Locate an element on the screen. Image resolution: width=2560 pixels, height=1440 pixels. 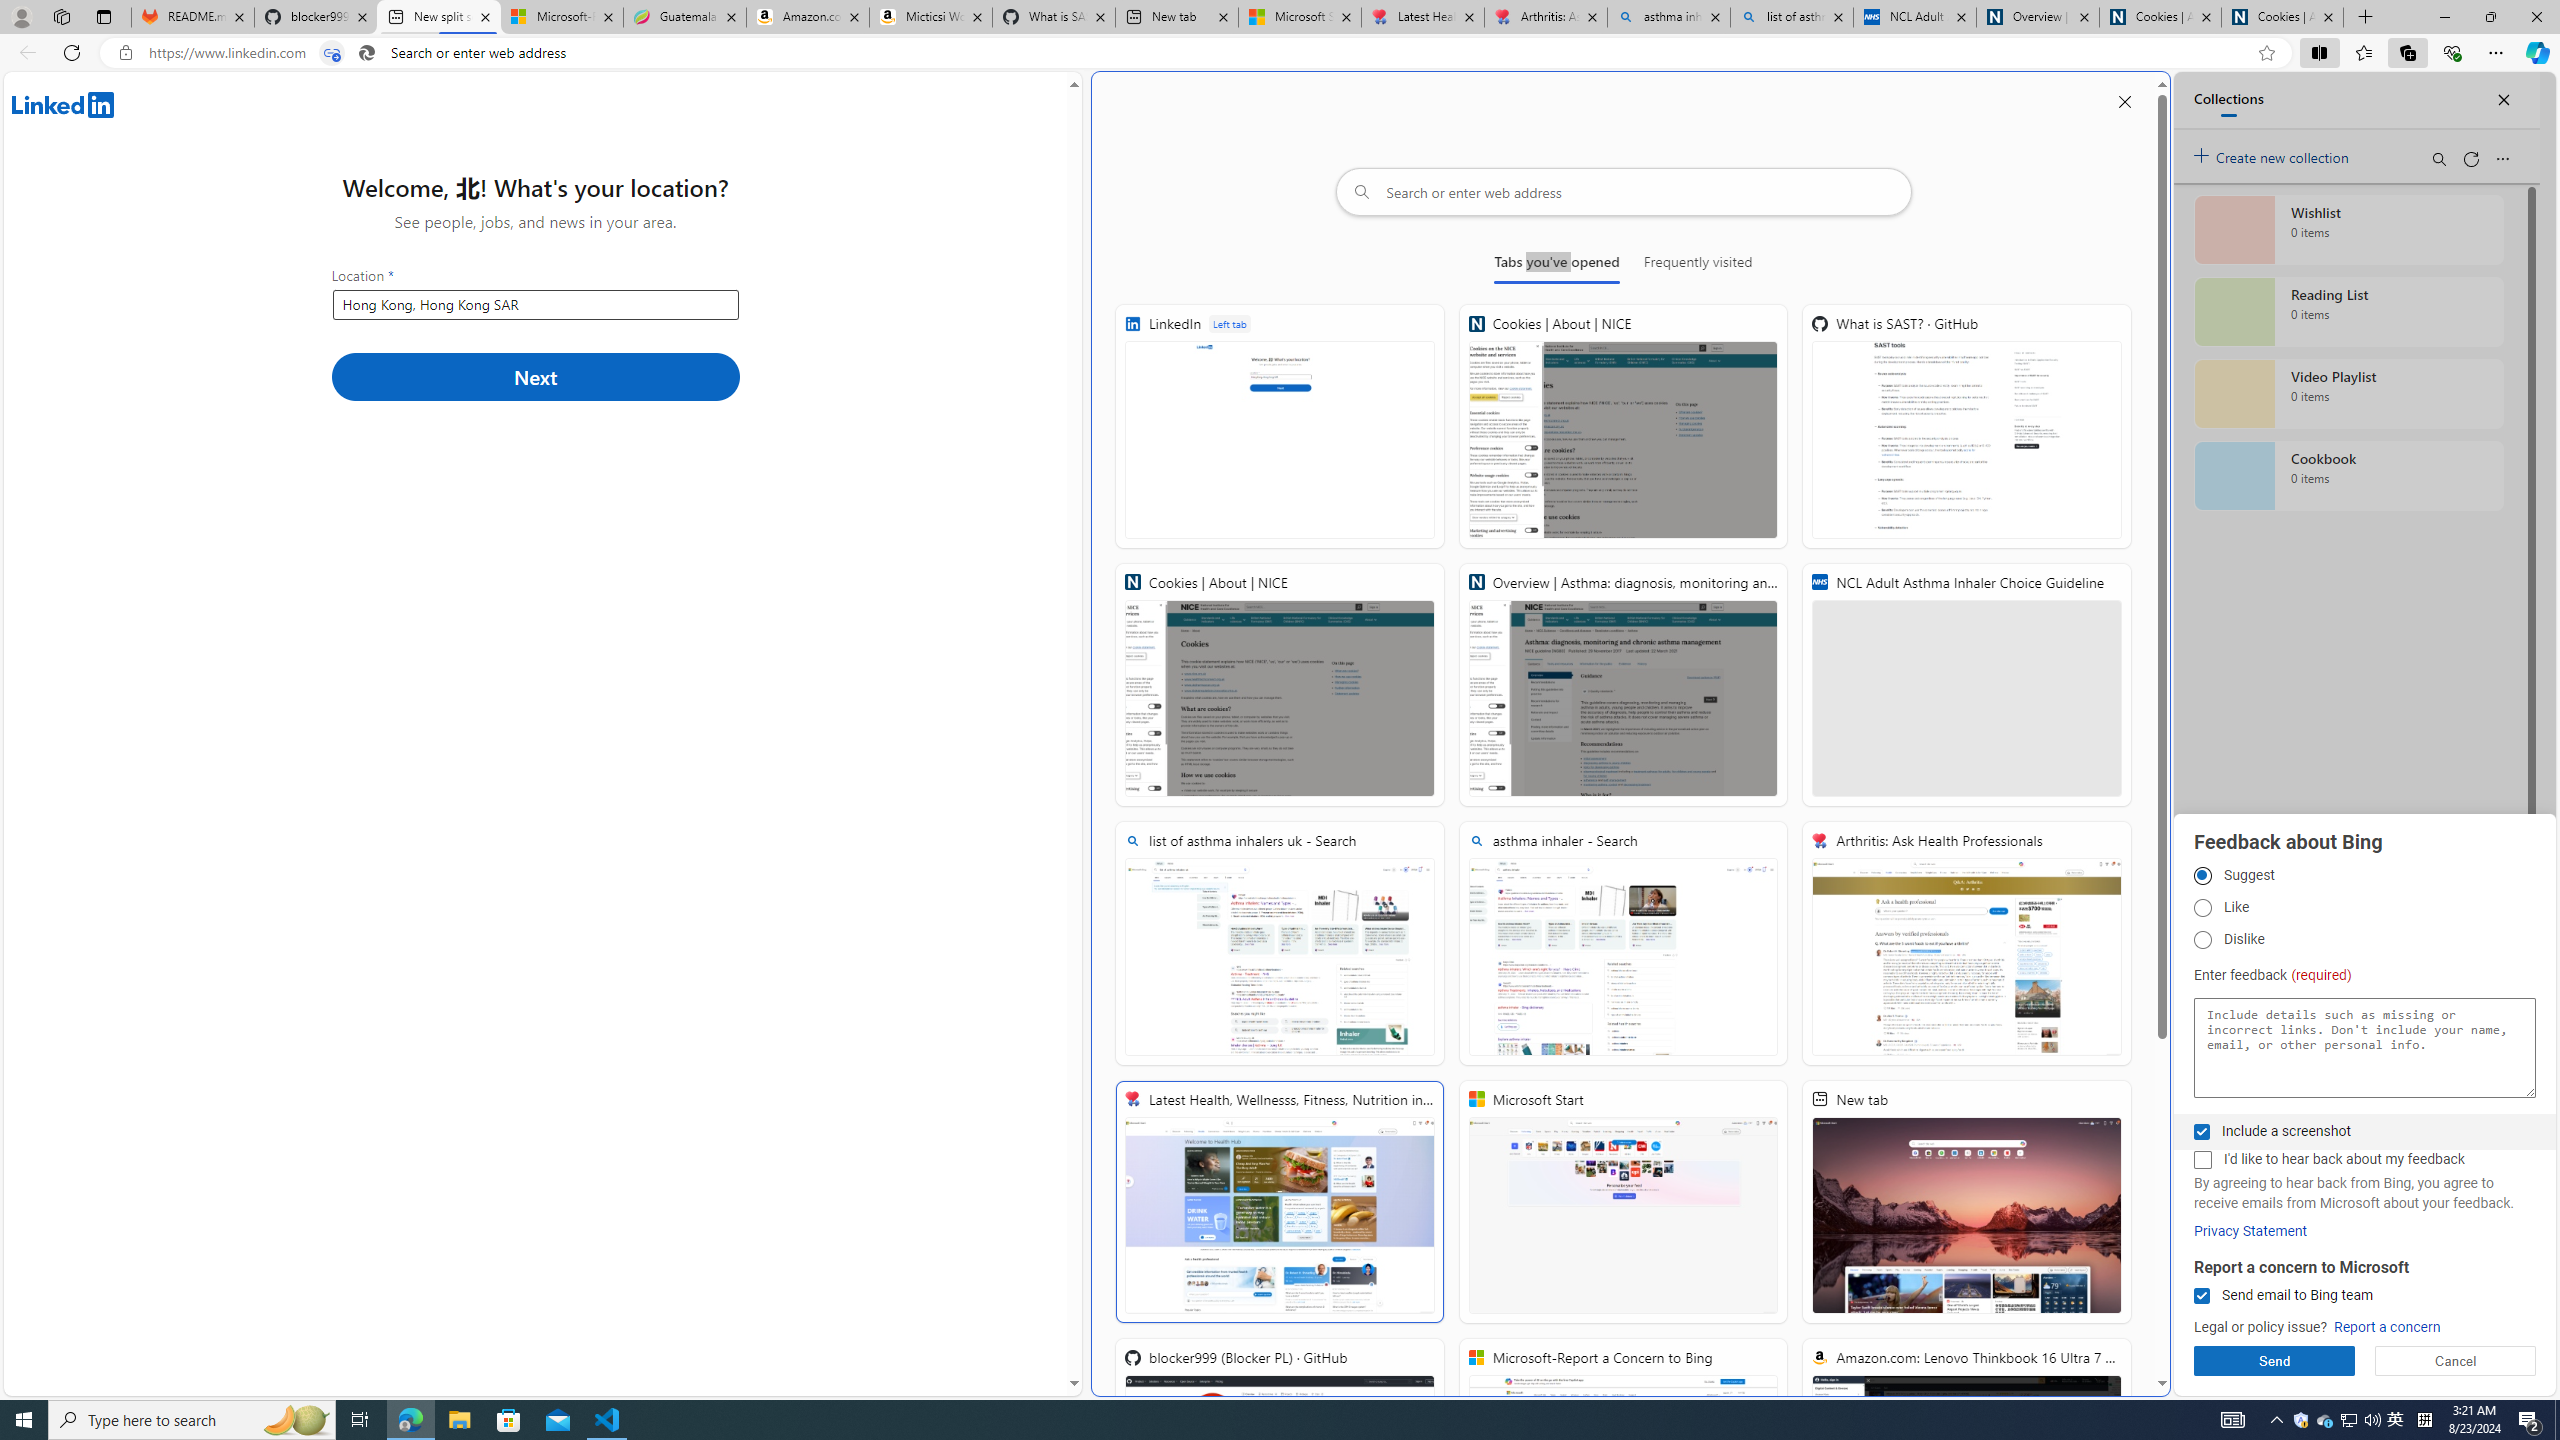
'Tabs in split screen' is located at coordinates (331, 53).